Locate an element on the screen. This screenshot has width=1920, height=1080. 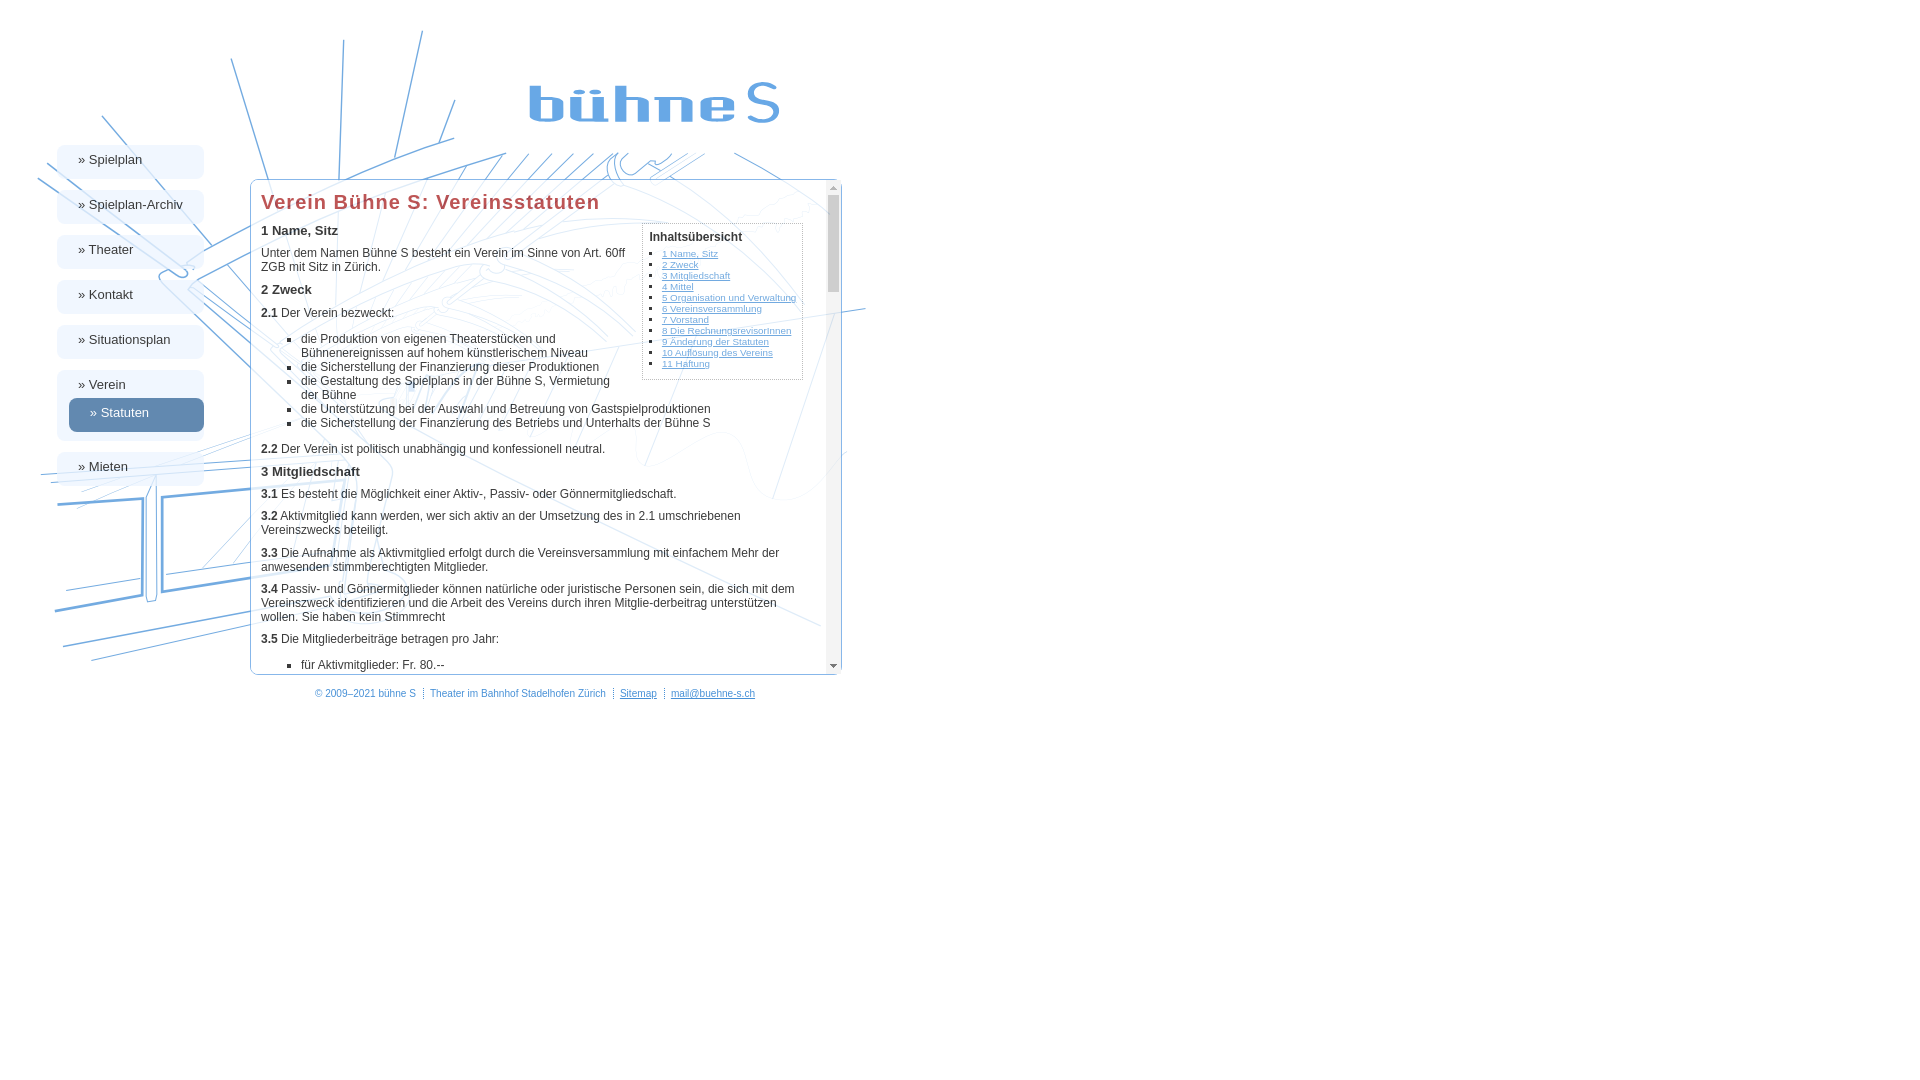
'3 Mitgliedschaft' is located at coordinates (696, 275).